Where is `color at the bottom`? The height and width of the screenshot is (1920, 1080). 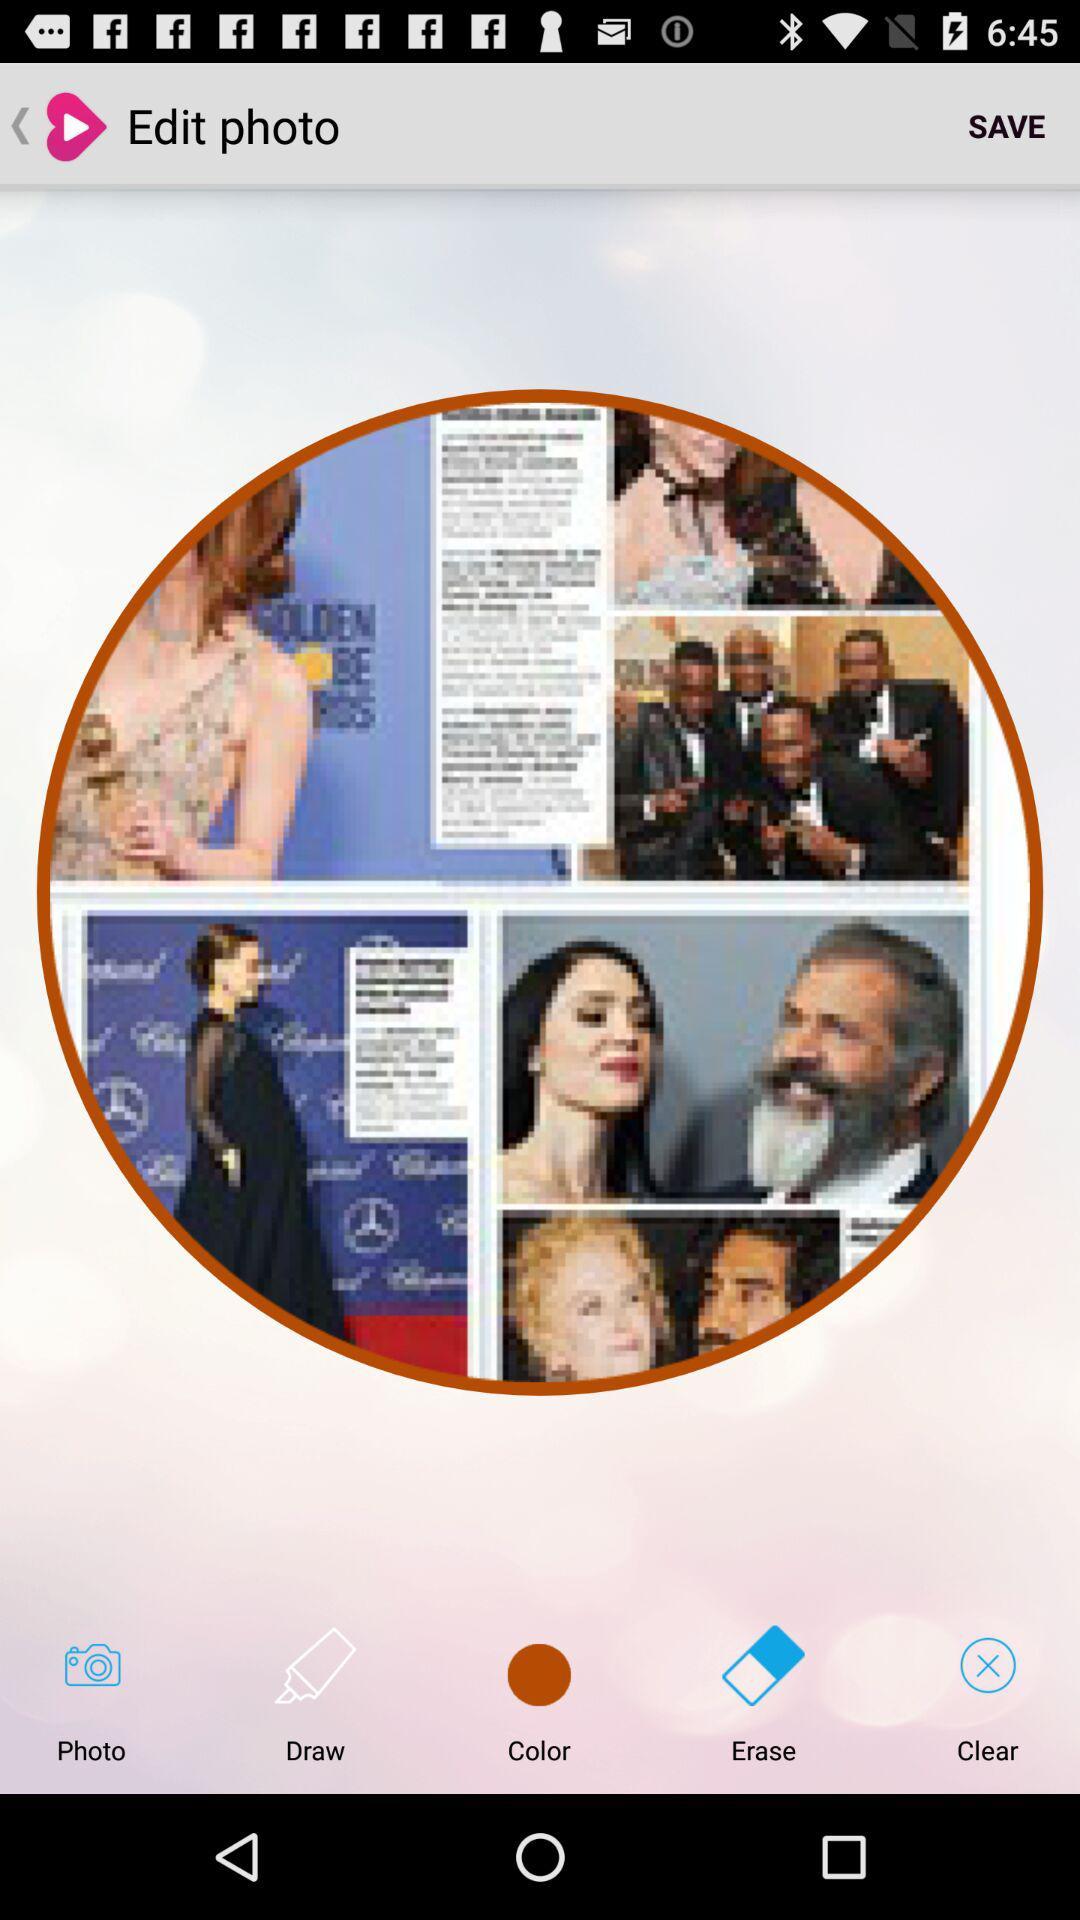 color at the bottom is located at coordinates (538, 1694).